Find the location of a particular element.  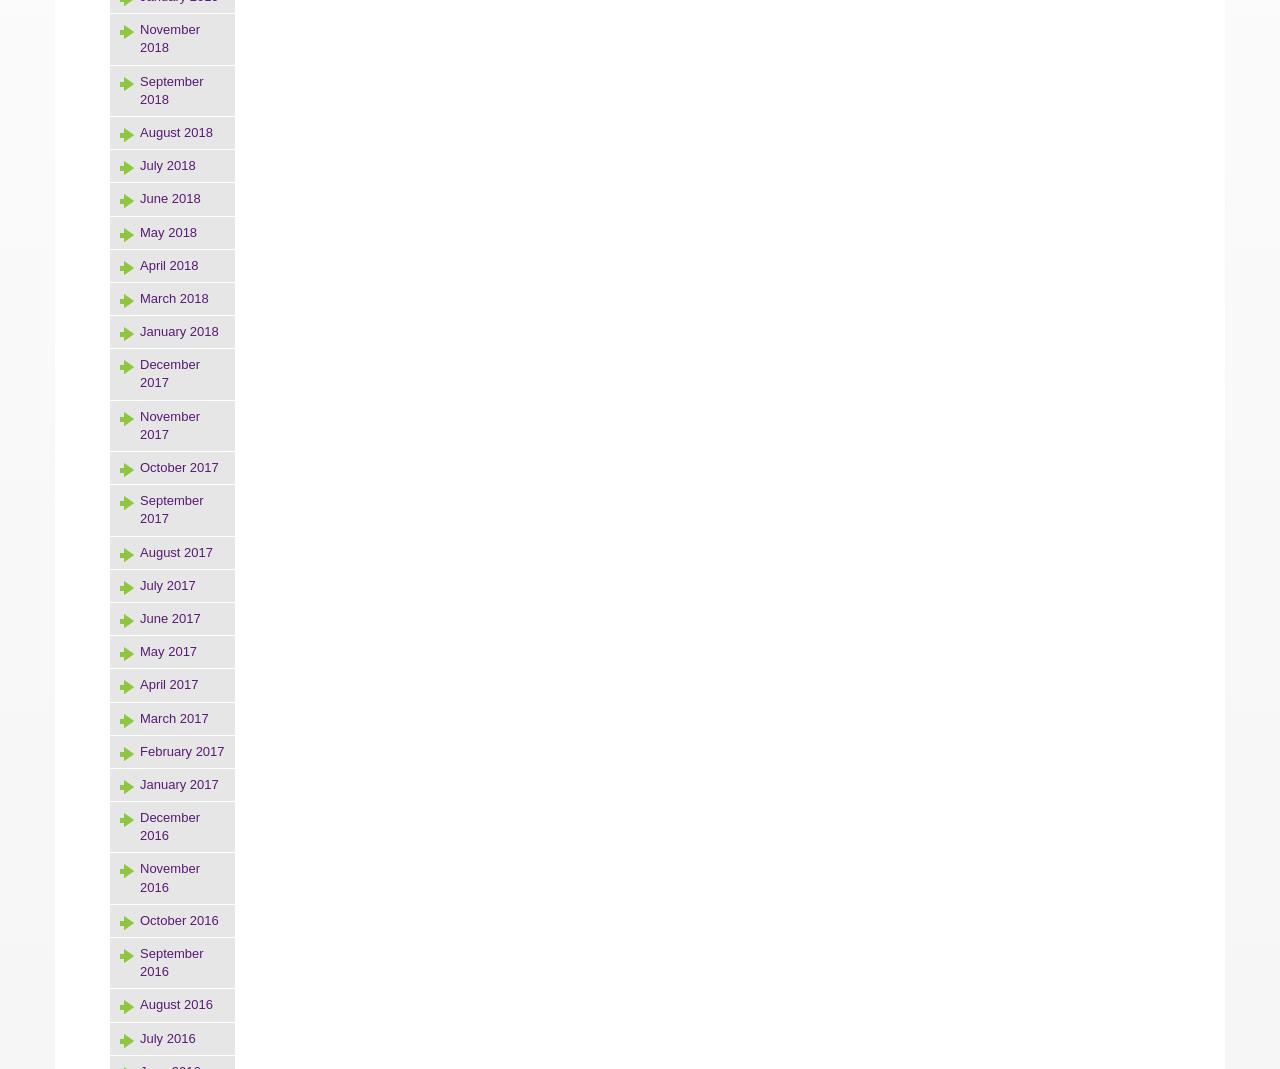

'June 2017' is located at coordinates (139, 617).